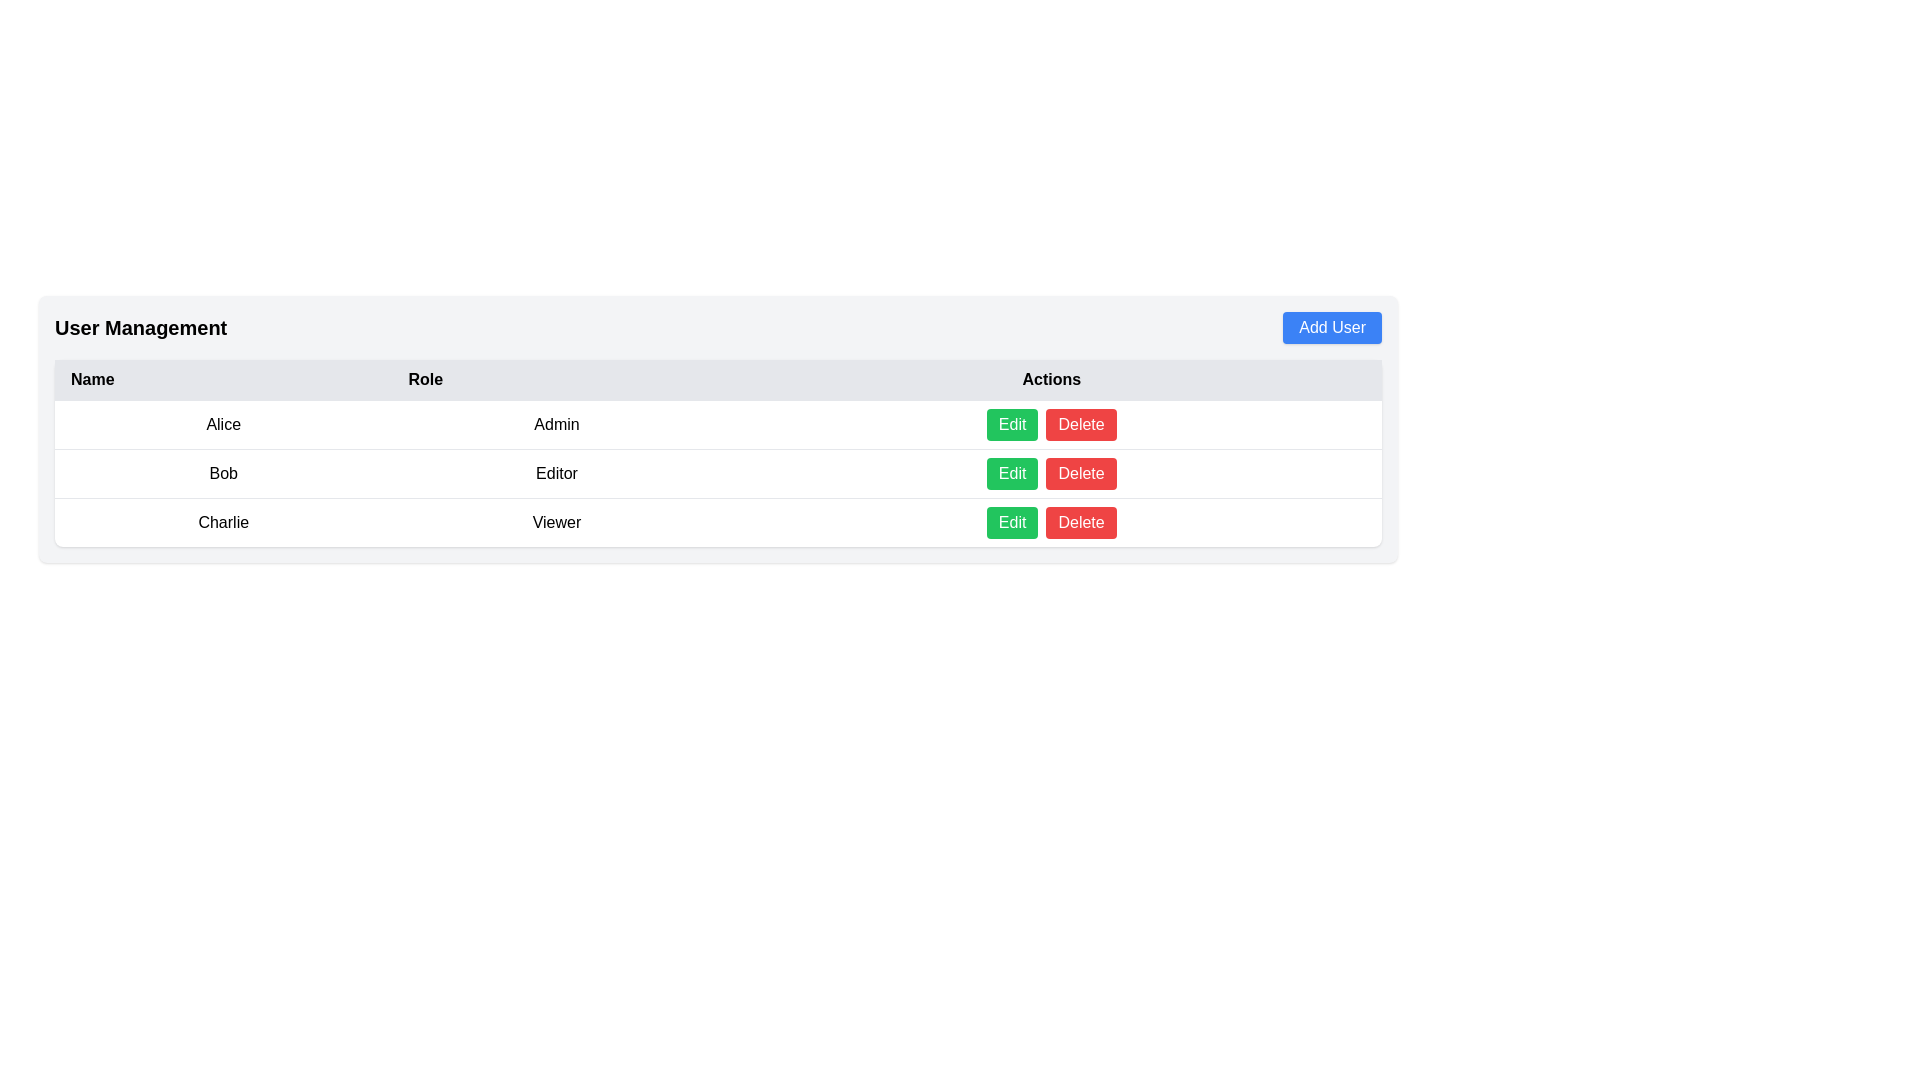  Describe the element at coordinates (556, 474) in the screenshot. I see `the text label displaying 'Editor' located in the second row of the 'Role' column in the table, which is right next to the 'Name' column containing 'Bob'` at that location.